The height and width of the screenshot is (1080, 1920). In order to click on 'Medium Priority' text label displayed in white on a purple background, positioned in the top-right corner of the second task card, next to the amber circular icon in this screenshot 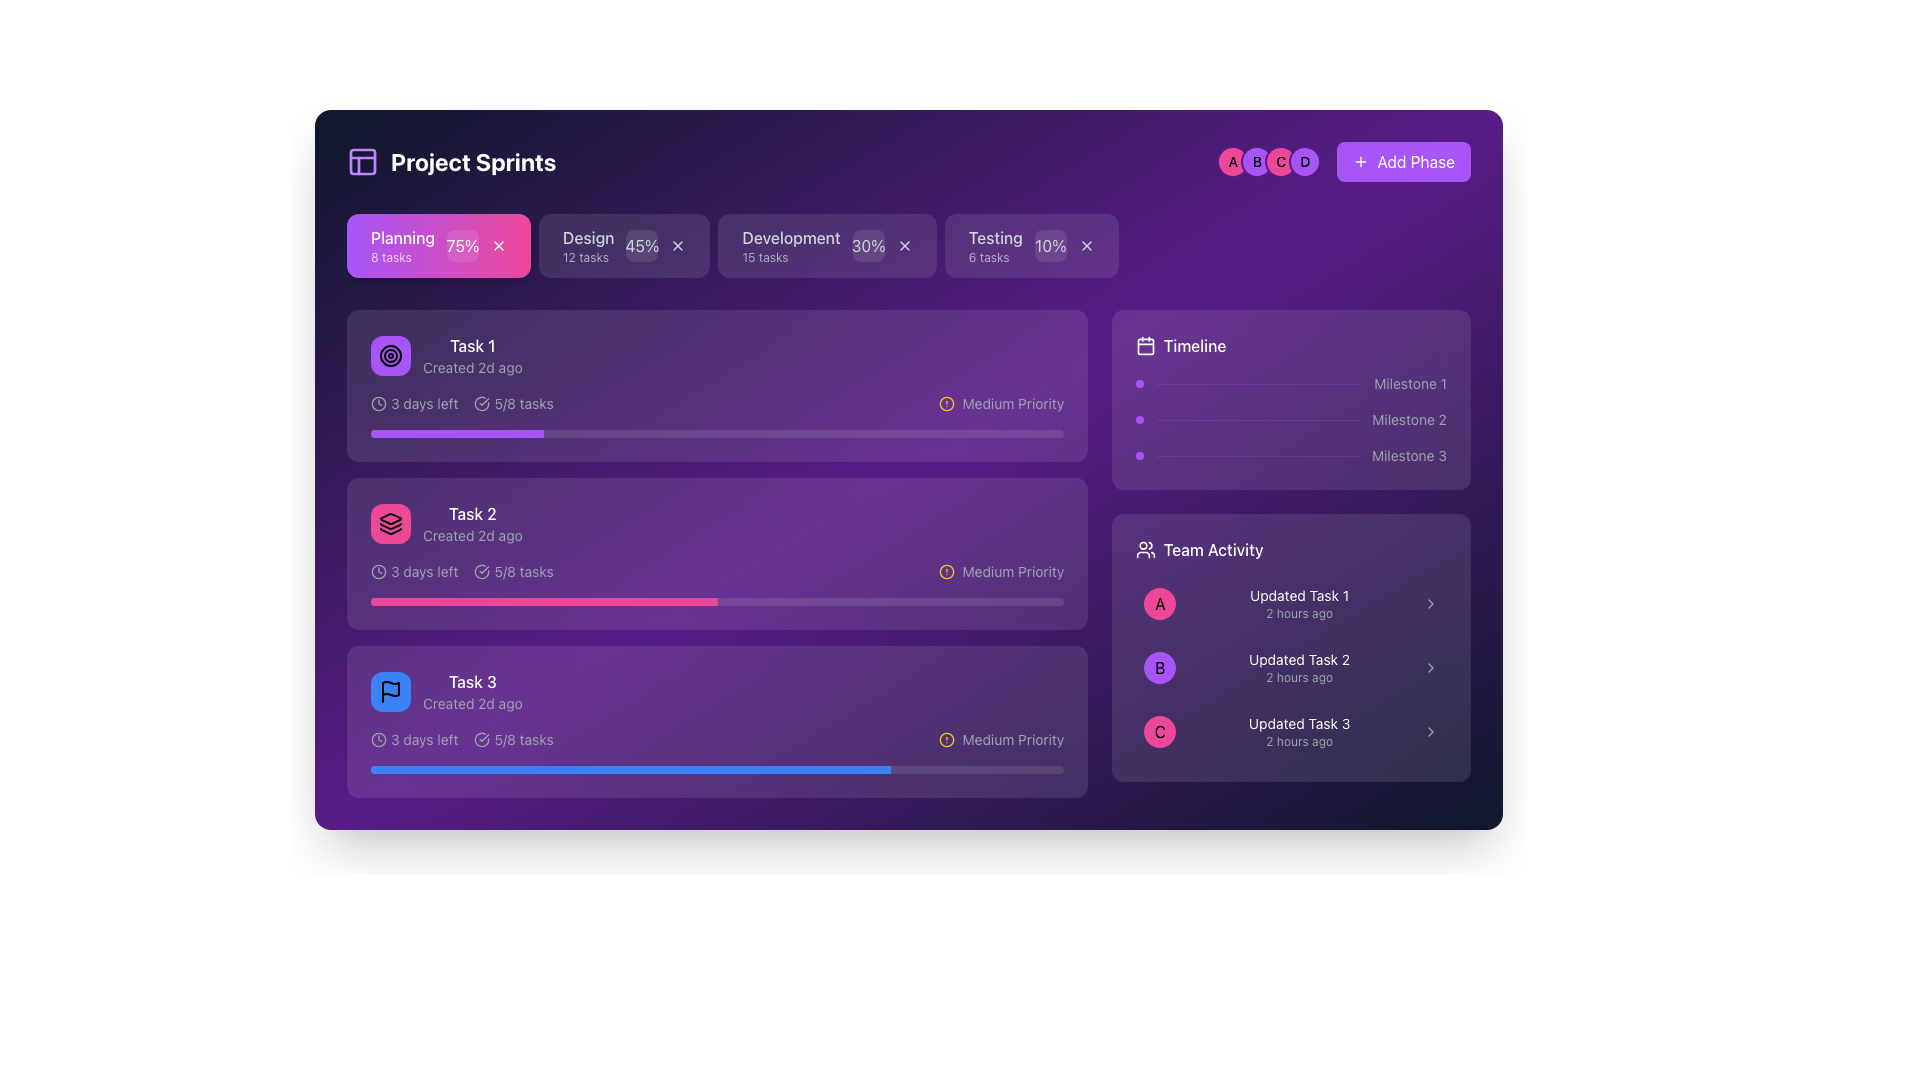, I will do `click(1013, 404)`.